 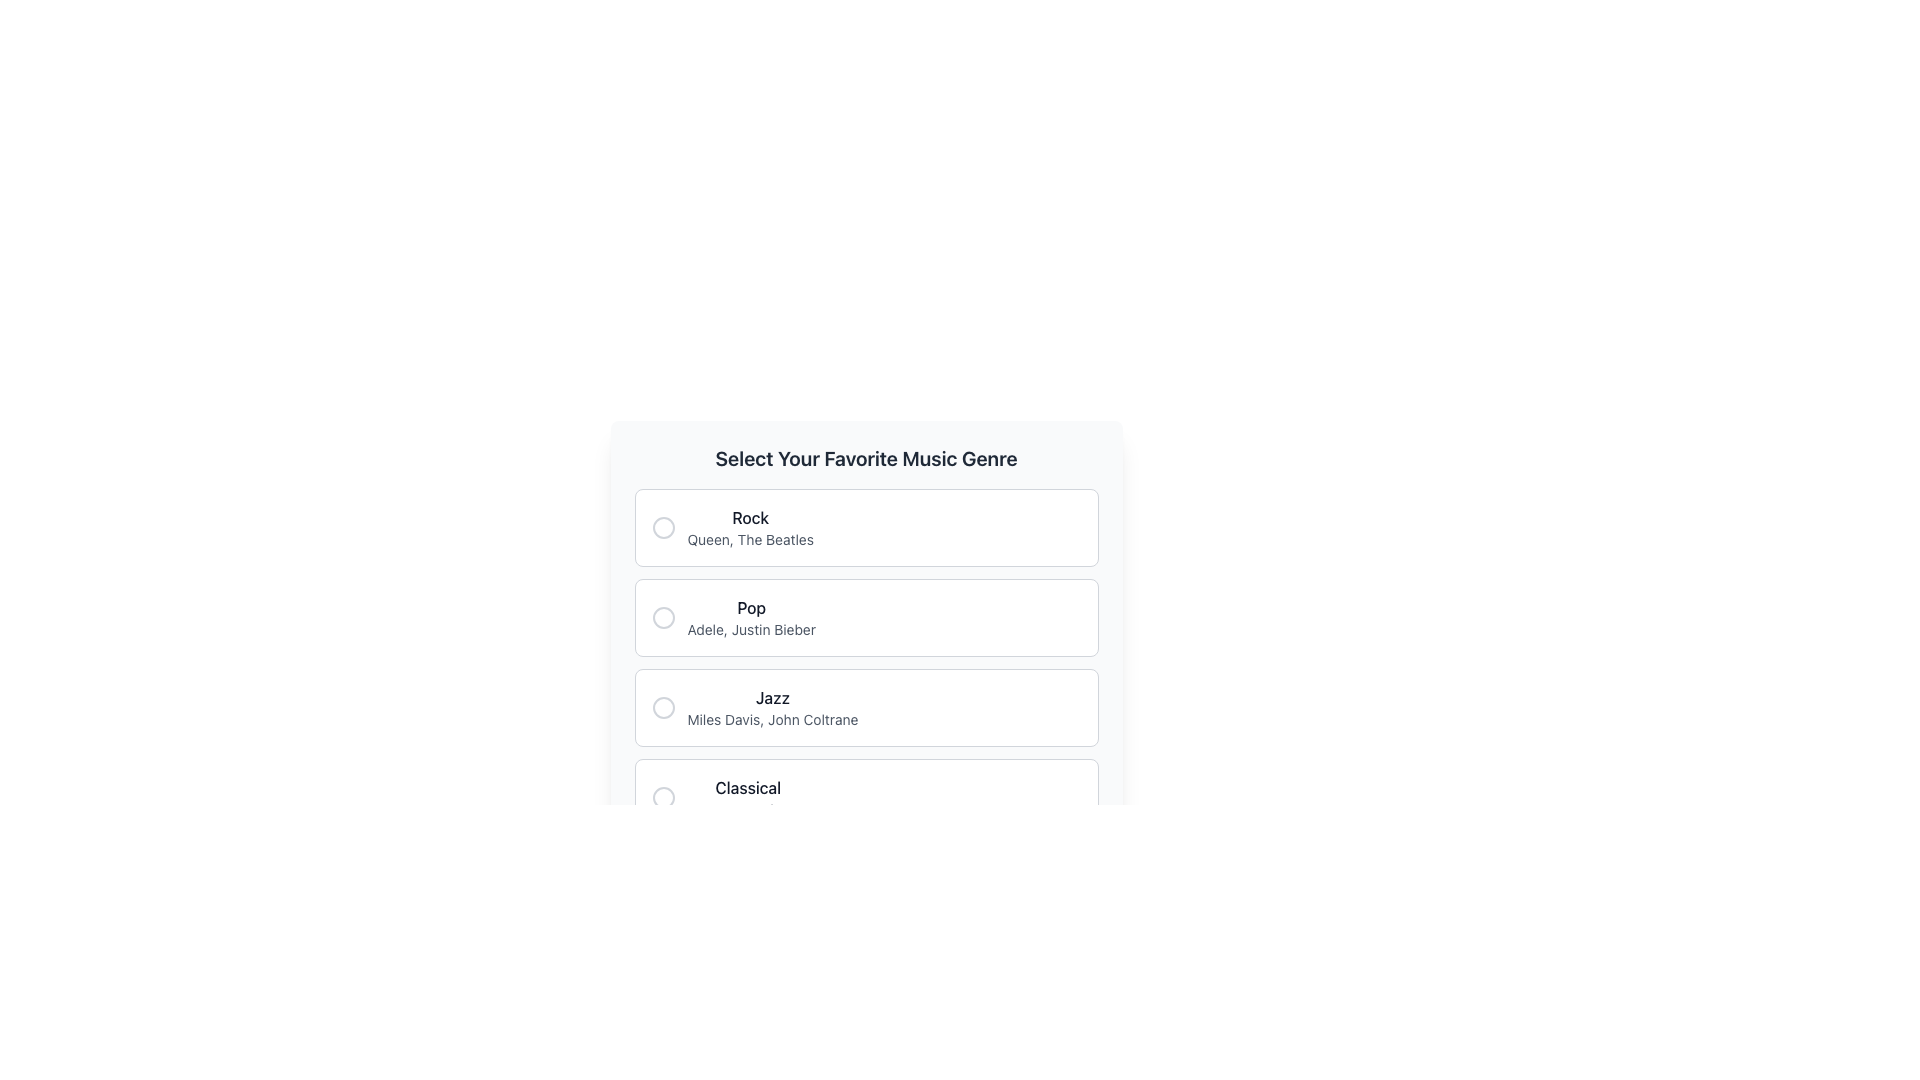 What do you see at coordinates (771, 697) in the screenshot?
I see `the Text Label displaying 'Jazz', which is the third selection option in the music genre list, located between 'Pop' and 'Classical'` at bounding box center [771, 697].